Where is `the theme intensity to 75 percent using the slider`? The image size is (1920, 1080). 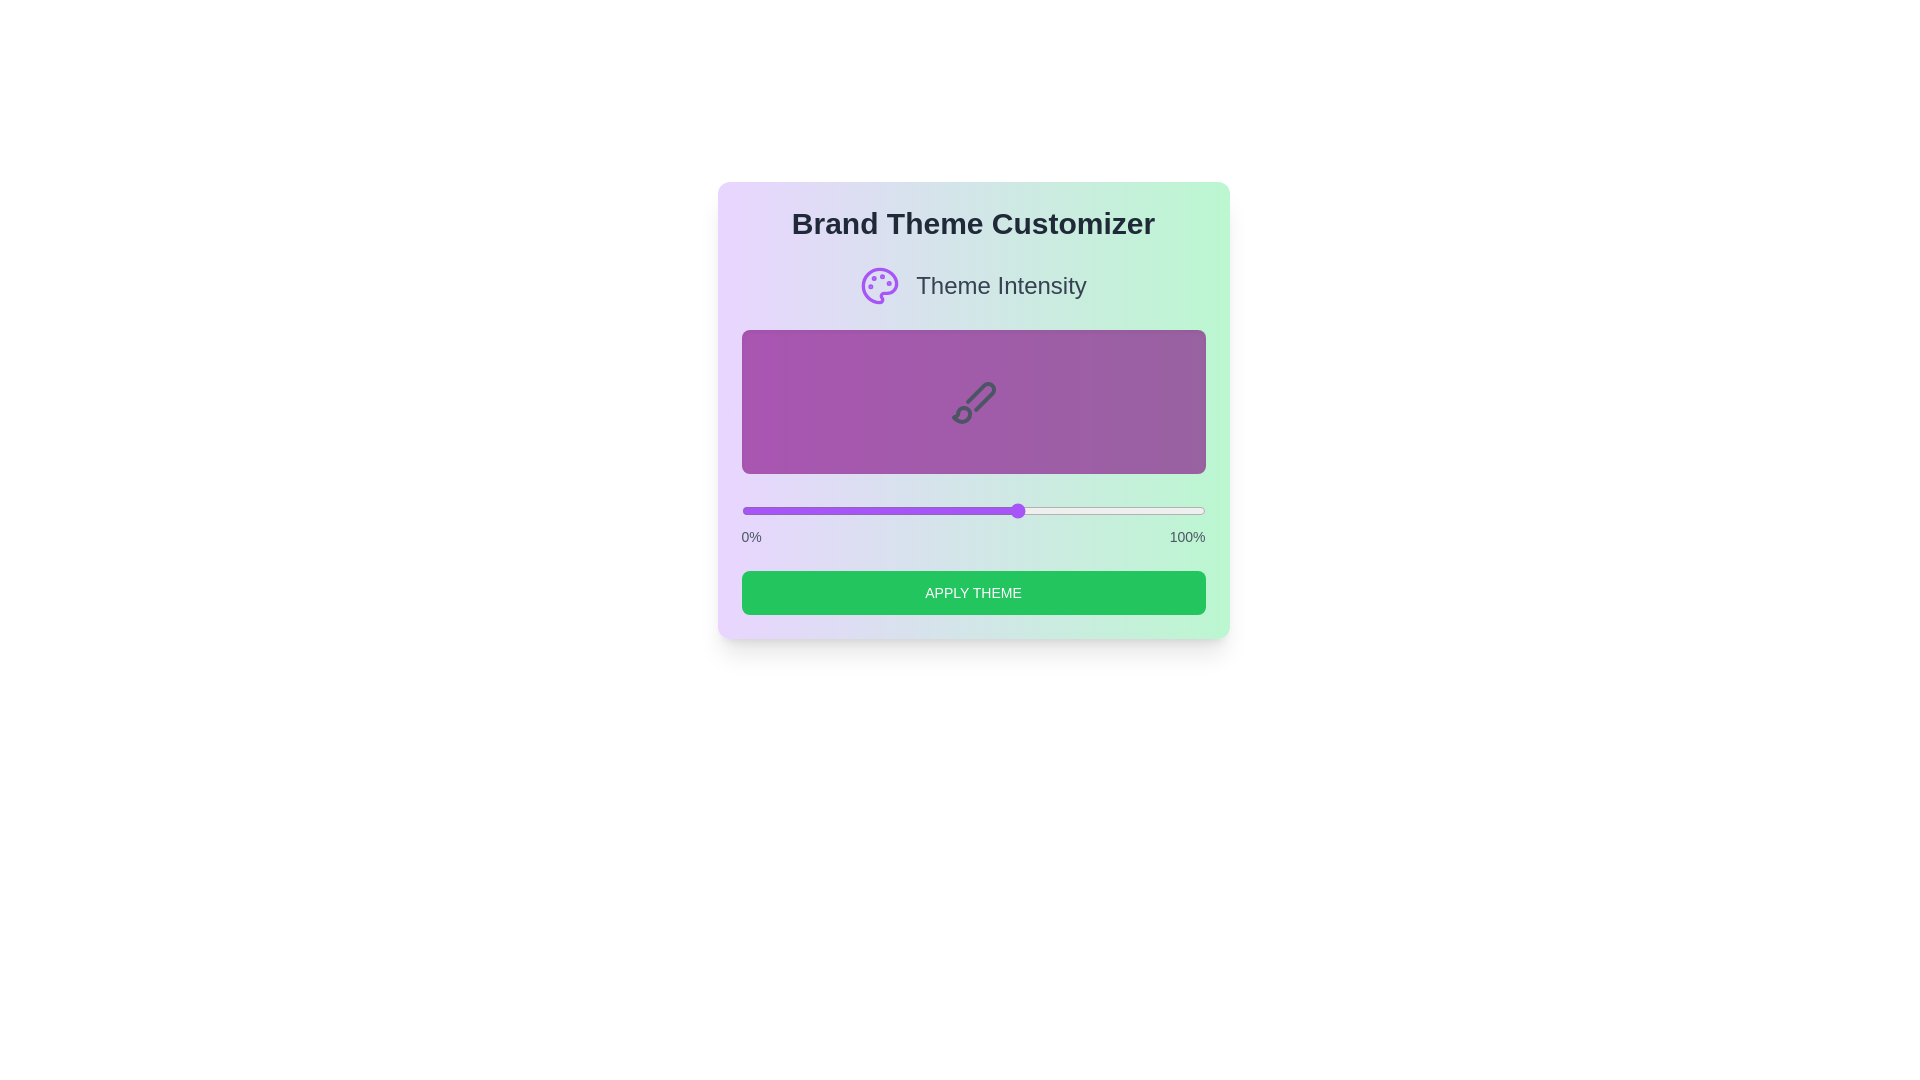
the theme intensity to 75 percent using the slider is located at coordinates (1088, 509).